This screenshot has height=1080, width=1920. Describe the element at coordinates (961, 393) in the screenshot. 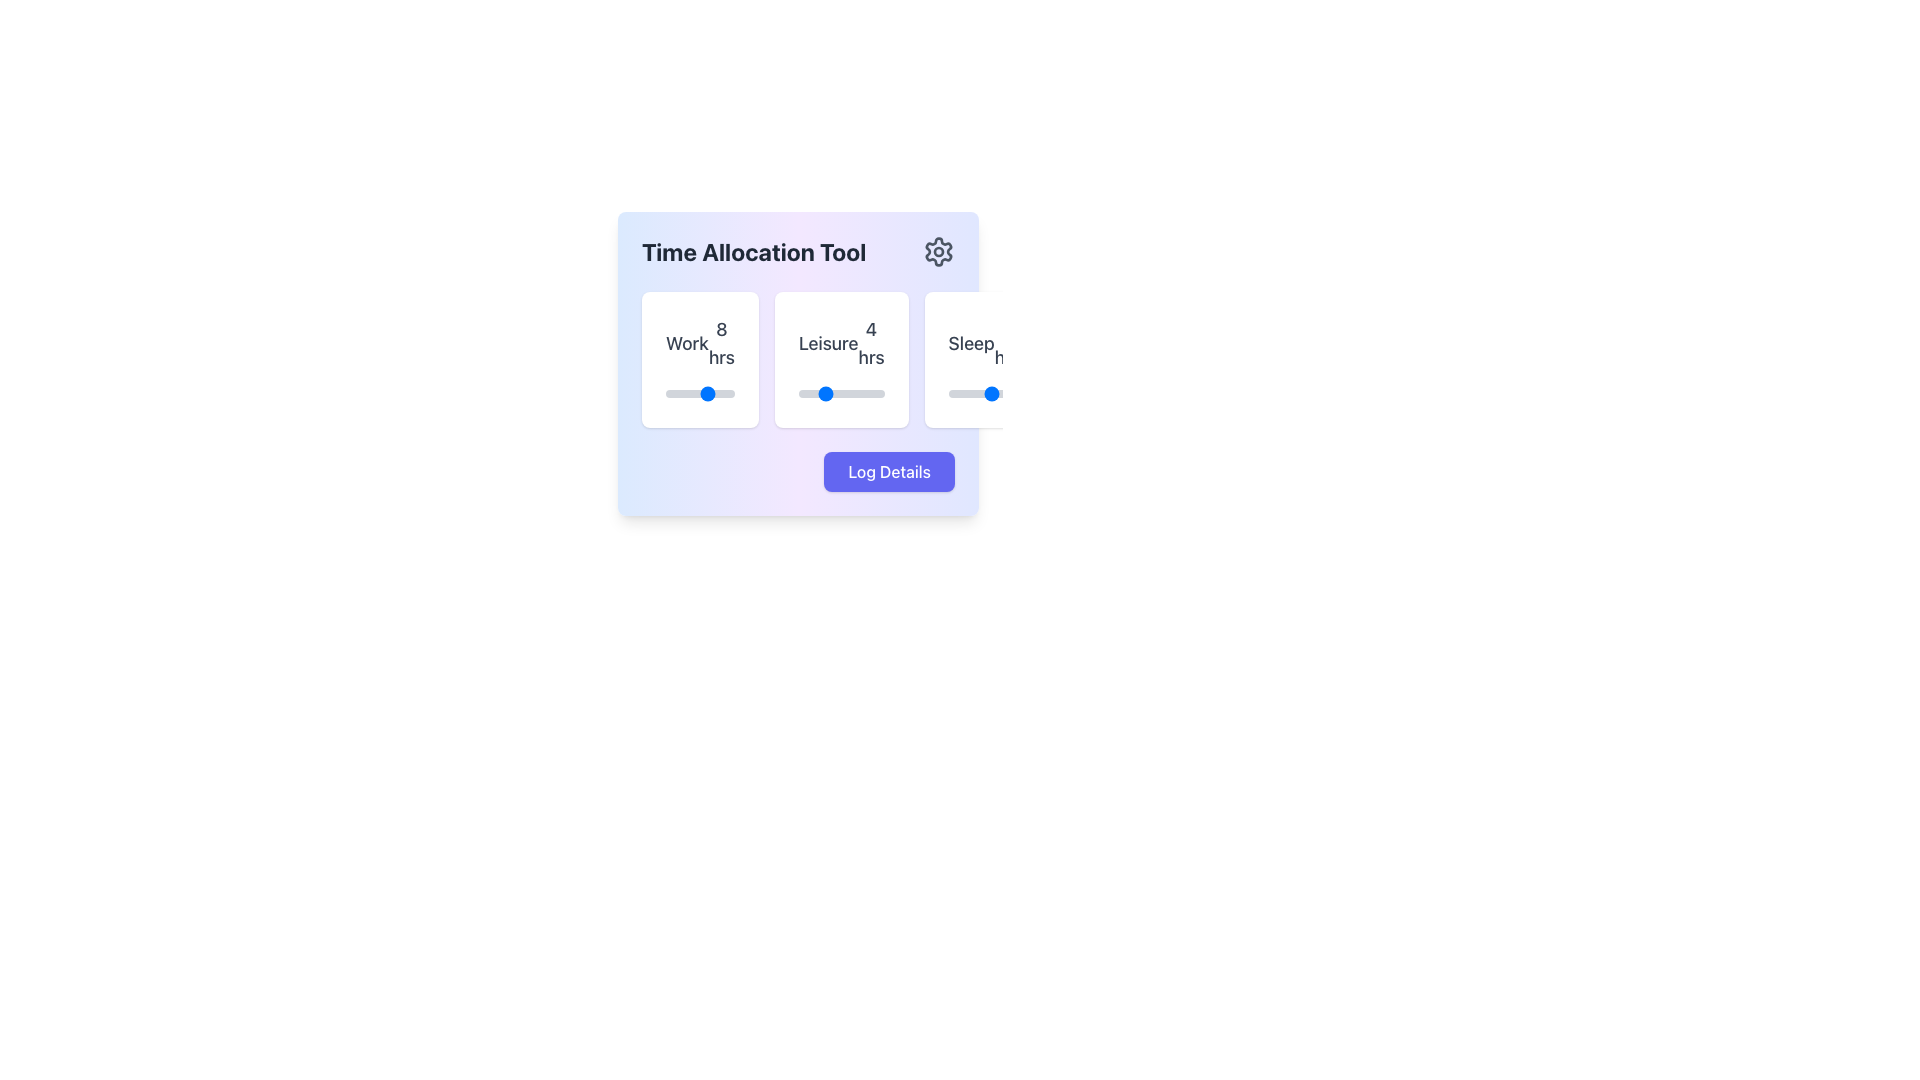

I see `the sleep duration` at that location.